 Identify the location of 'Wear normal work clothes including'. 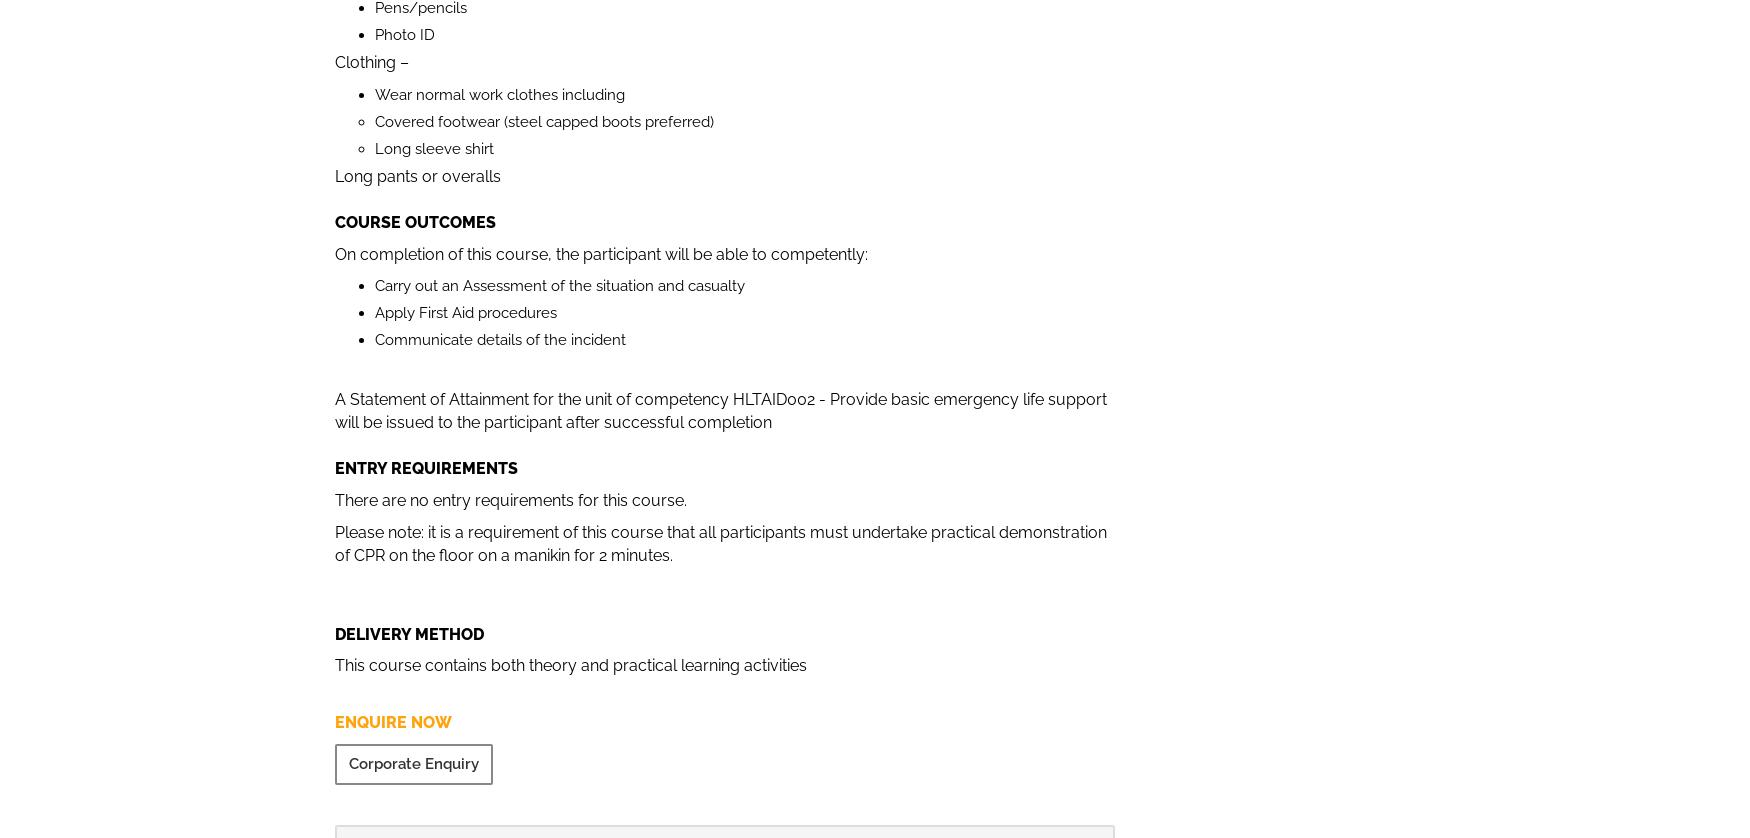
(499, 94).